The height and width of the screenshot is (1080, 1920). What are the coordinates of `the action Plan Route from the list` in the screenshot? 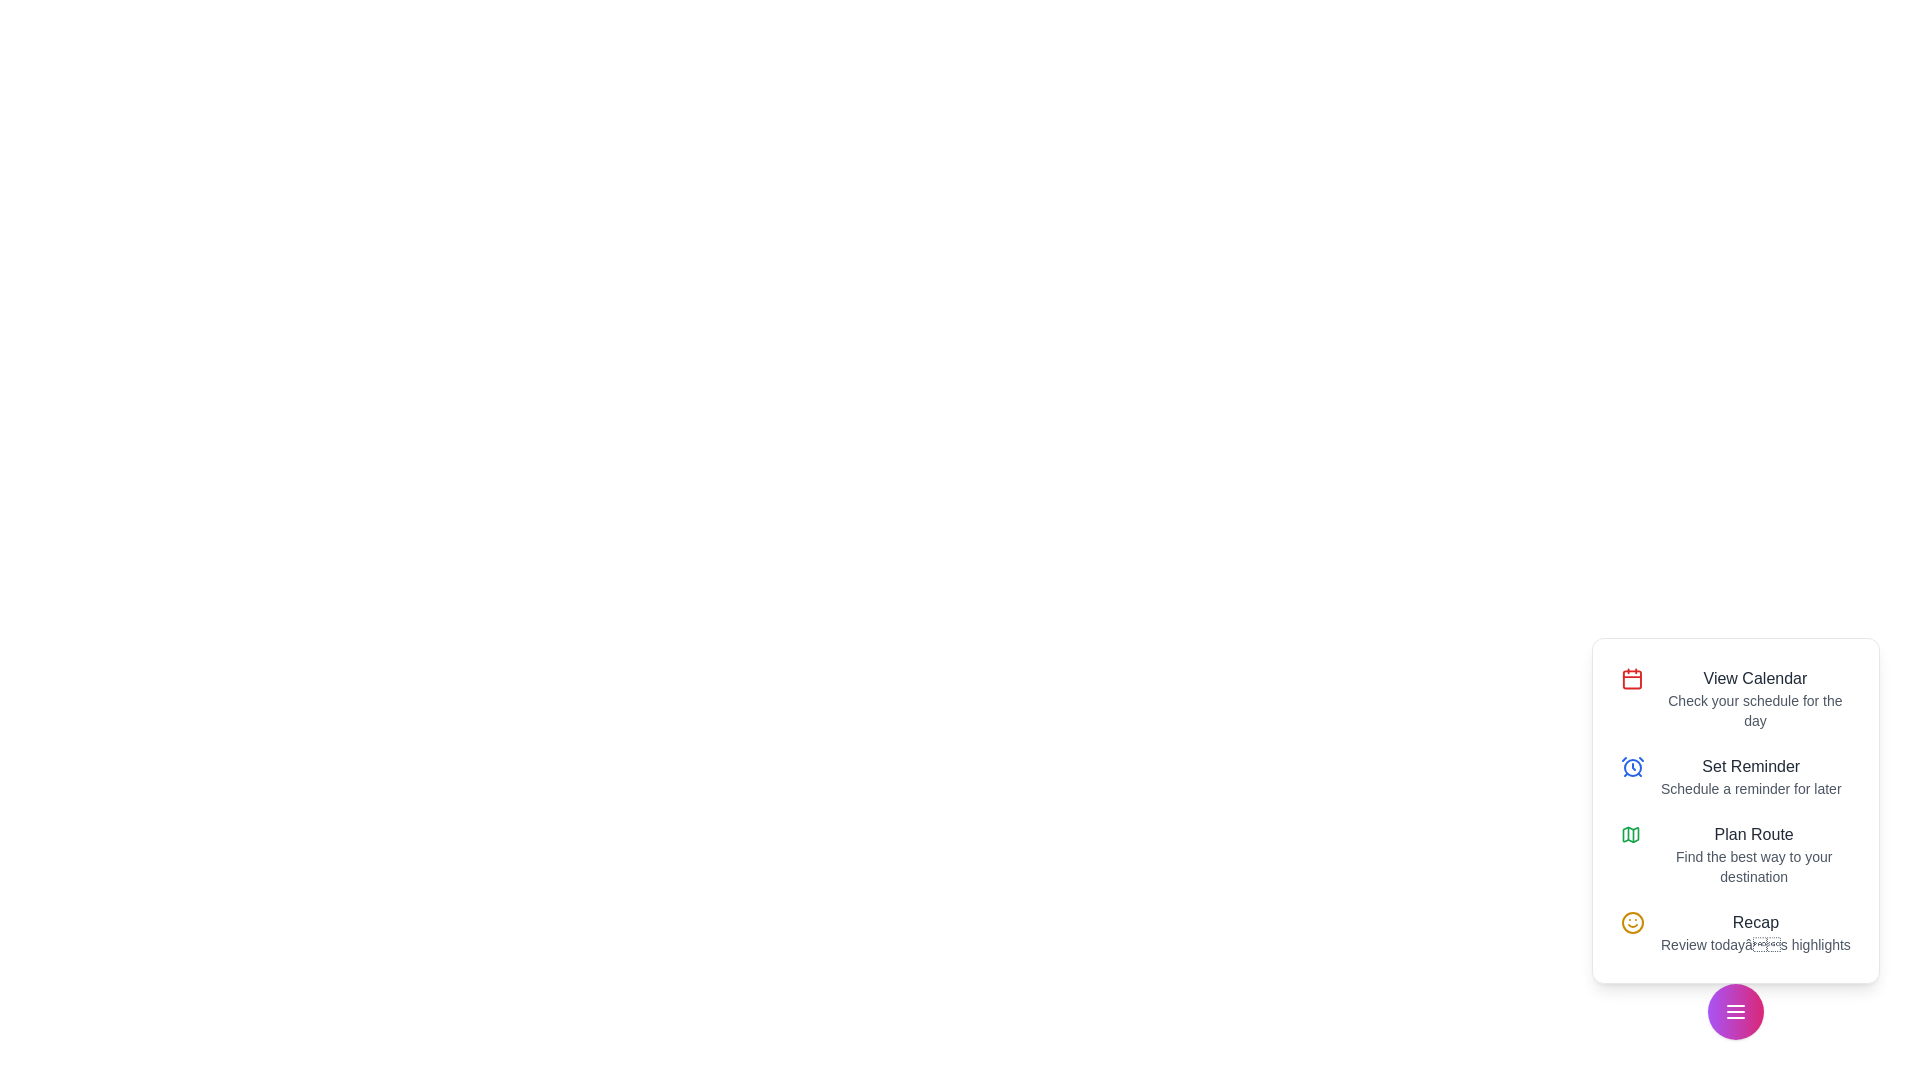 It's located at (1735, 855).